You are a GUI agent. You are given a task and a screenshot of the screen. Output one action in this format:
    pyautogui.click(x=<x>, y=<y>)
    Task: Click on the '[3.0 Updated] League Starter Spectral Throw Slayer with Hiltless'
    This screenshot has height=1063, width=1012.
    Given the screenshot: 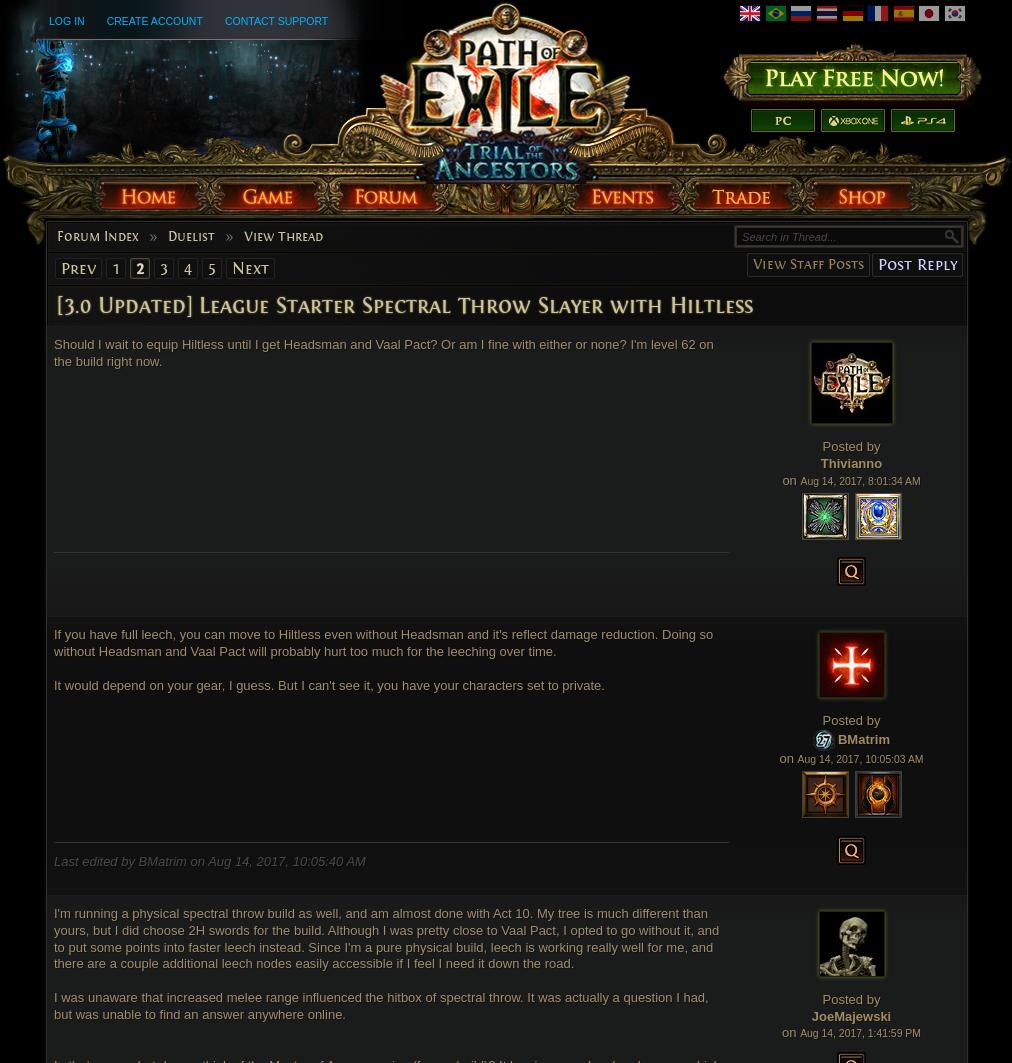 What is the action you would take?
    pyautogui.click(x=405, y=304)
    